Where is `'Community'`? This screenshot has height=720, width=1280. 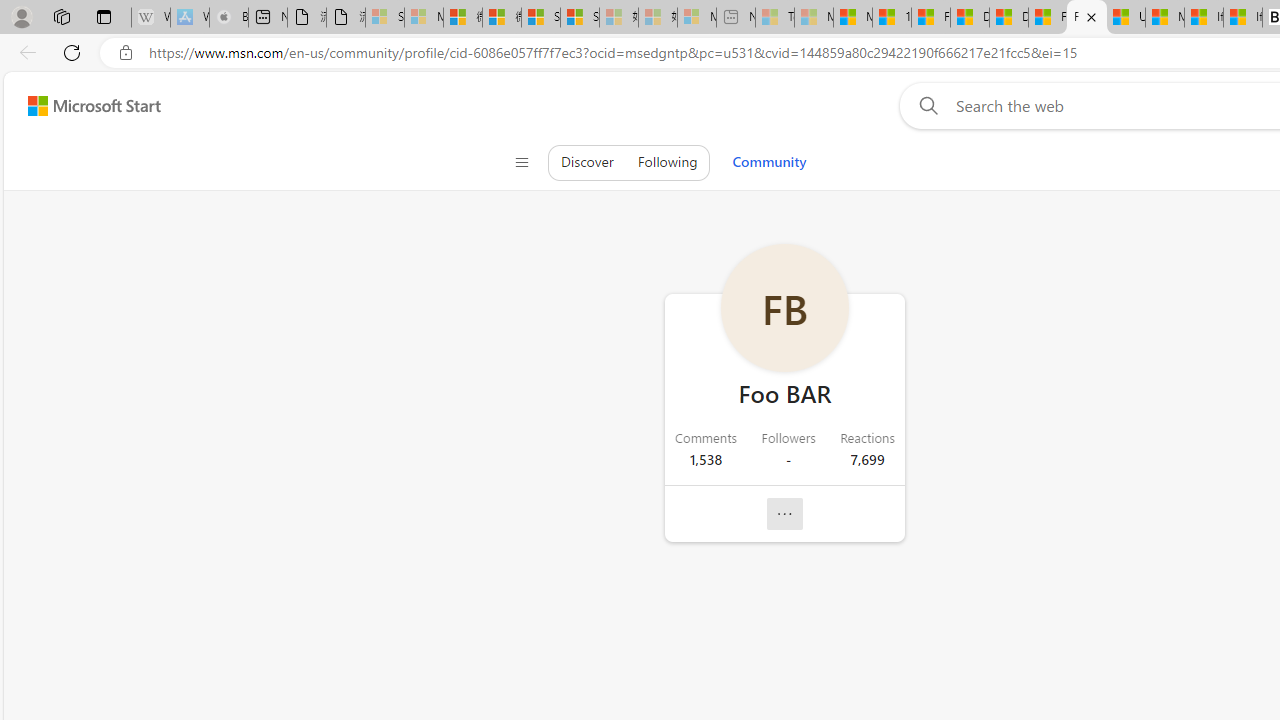
'Community' is located at coordinates (768, 161).